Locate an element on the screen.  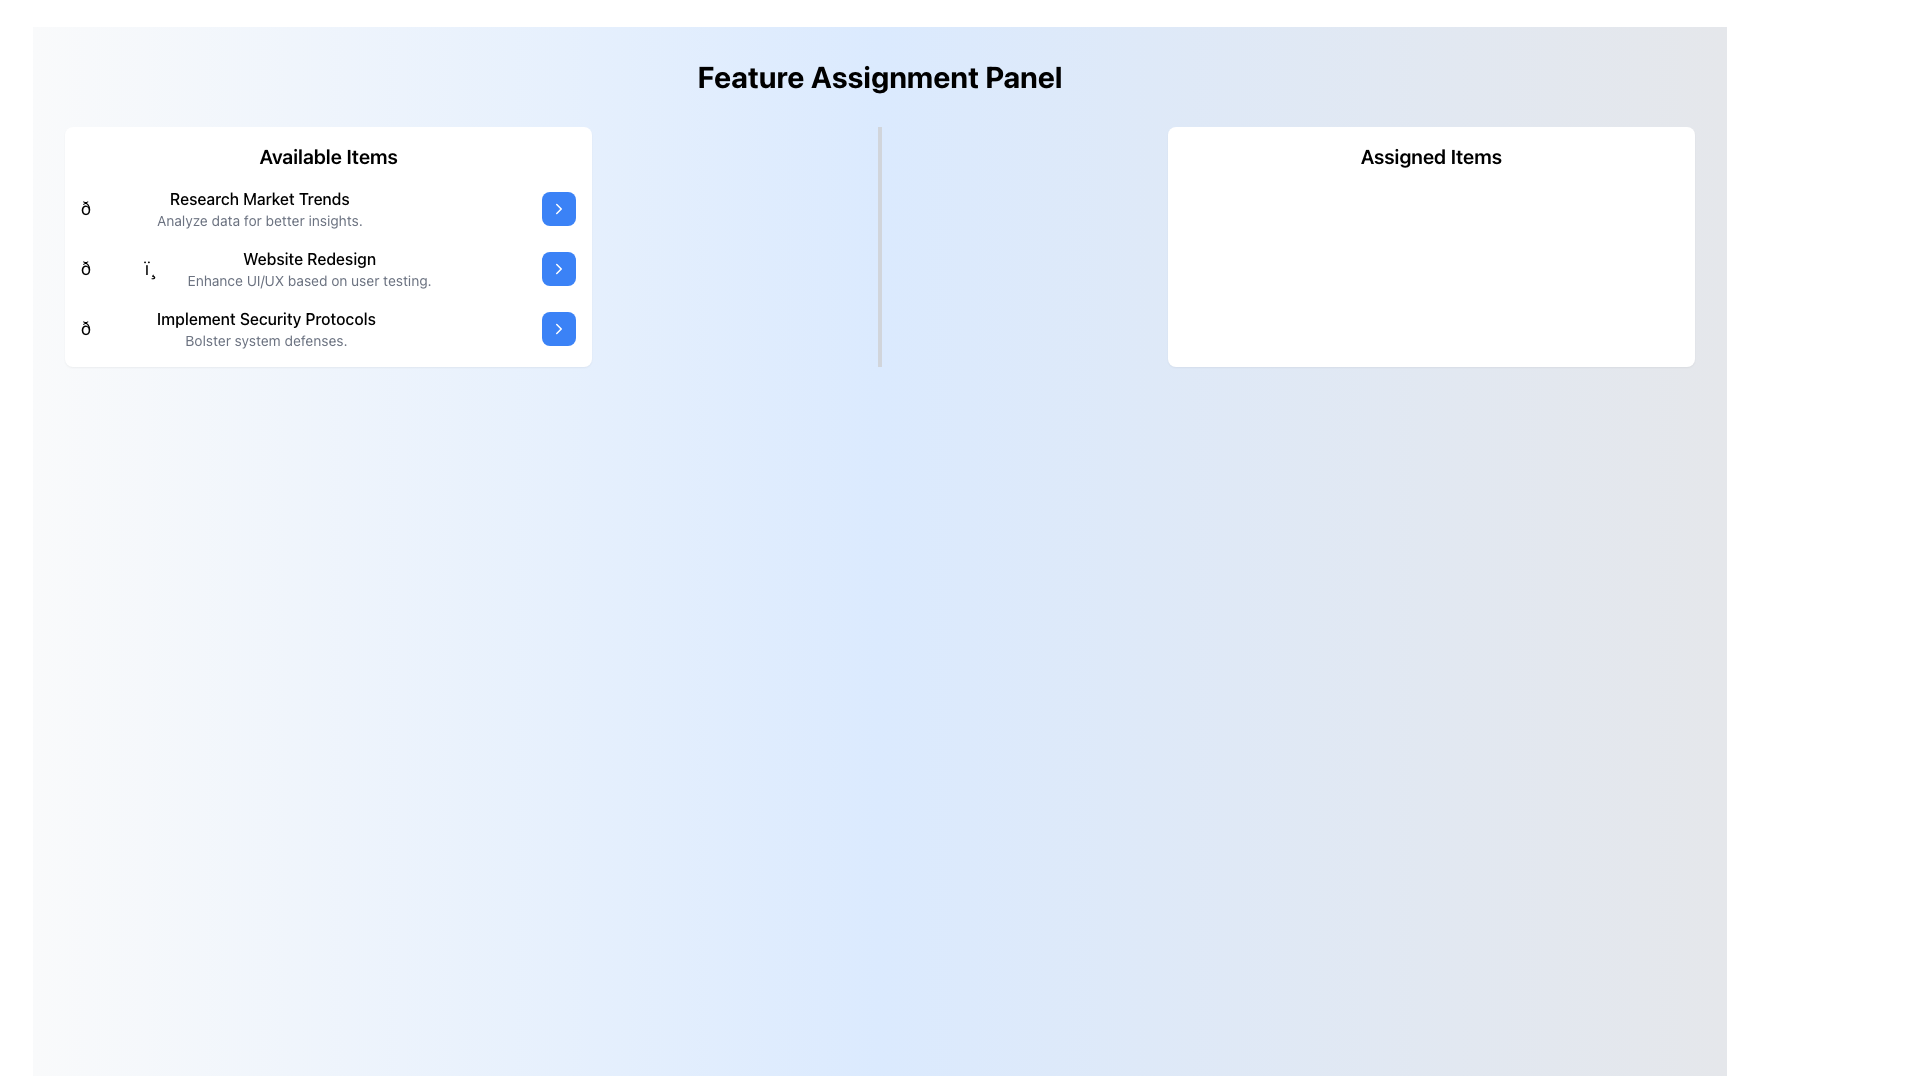
the Icon Button located at the right end of the 'Implement Security Protocols' row in the 'Available Items' section is located at coordinates (558, 327).